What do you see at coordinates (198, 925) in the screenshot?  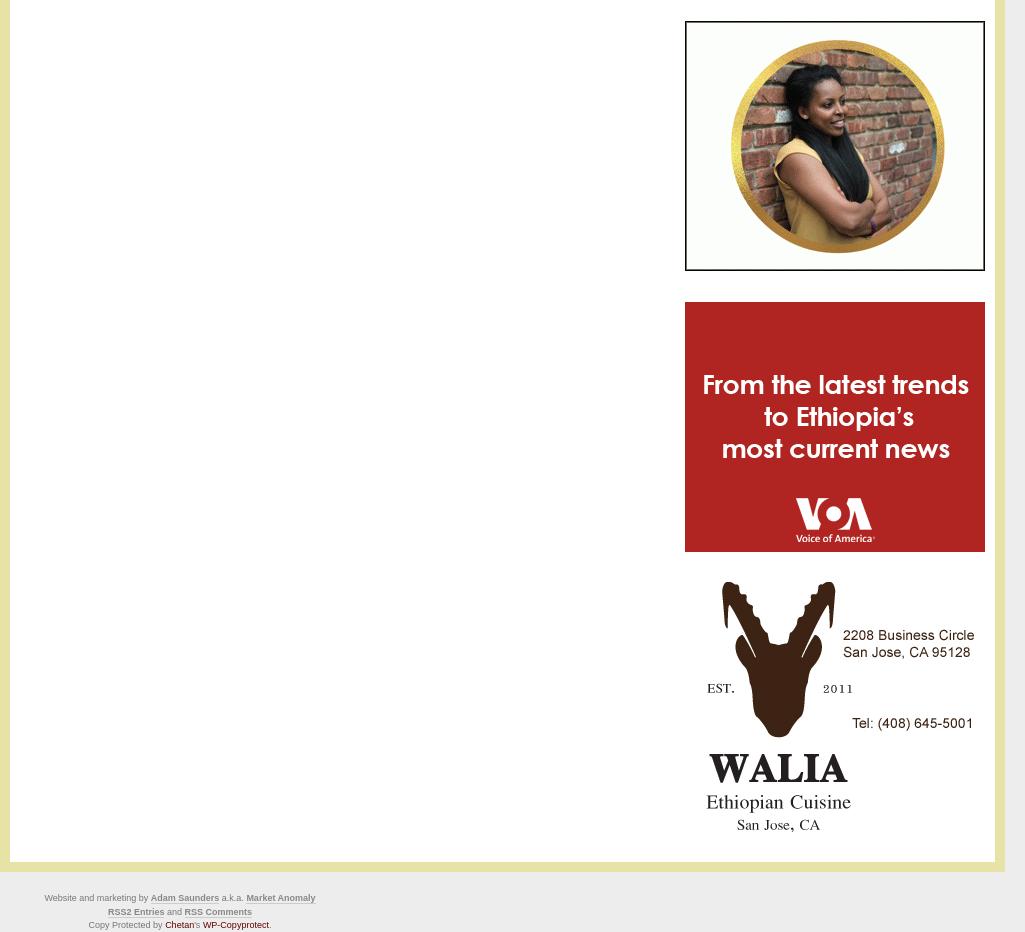 I see `''s'` at bounding box center [198, 925].